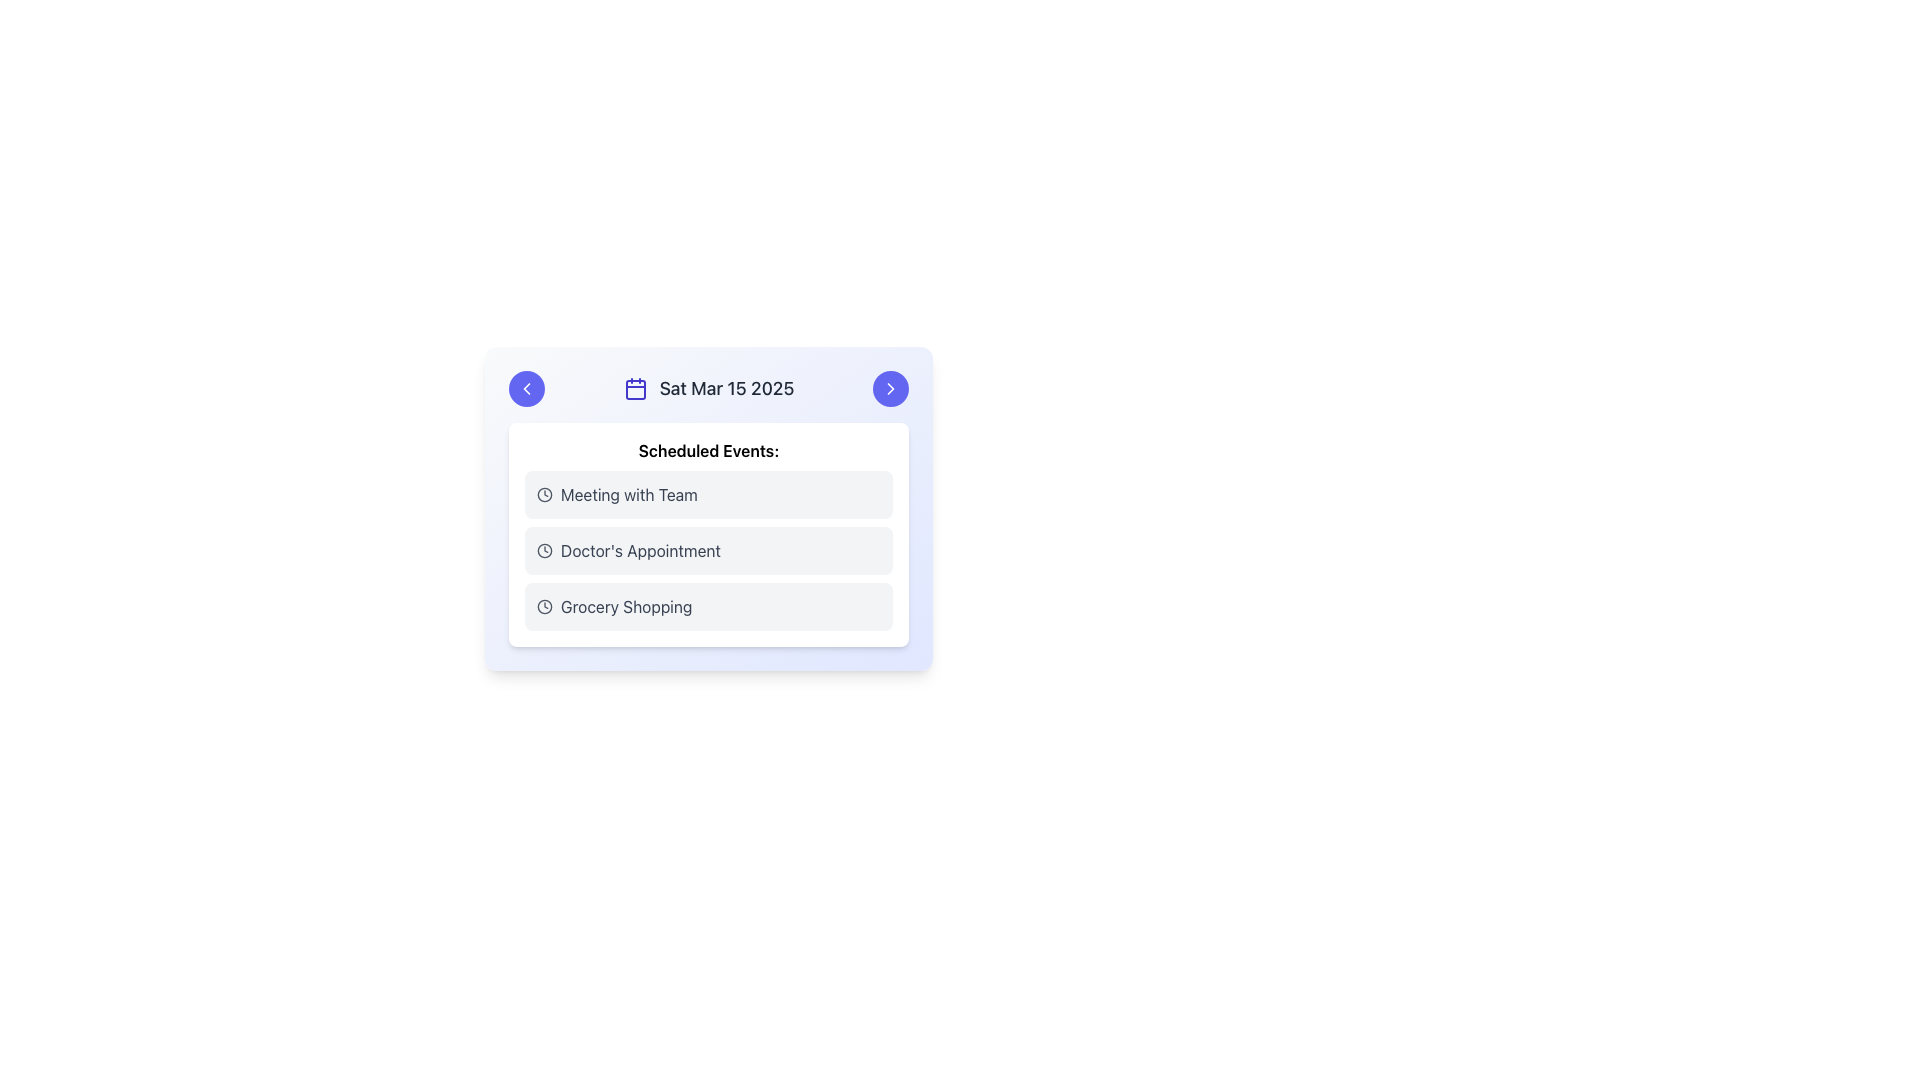  What do you see at coordinates (709, 605) in the screenshot?
I see `the event list item labeled 'Grocery Shopping', which is the third item in a vertical list of scheduled events` at bounding box center [709, 605].